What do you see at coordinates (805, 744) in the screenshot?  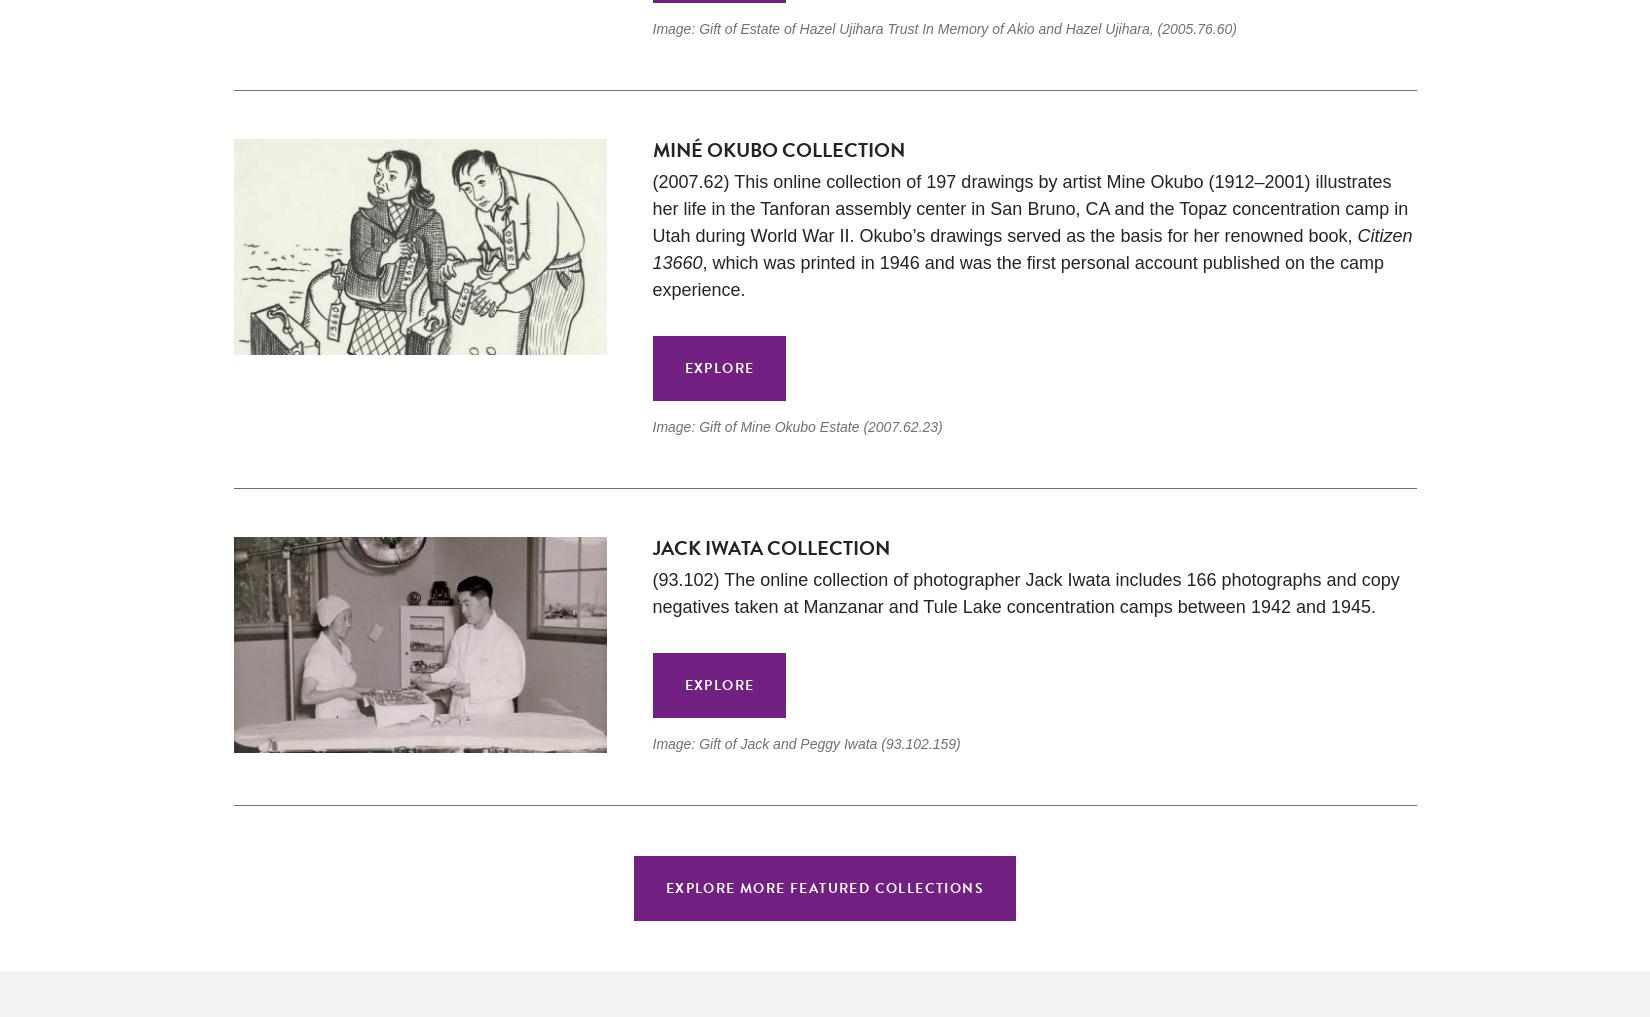 I see `'Image: Gift of Jack and Peggy Iwata (93.102.159)'` at bounding box center [805, 744].